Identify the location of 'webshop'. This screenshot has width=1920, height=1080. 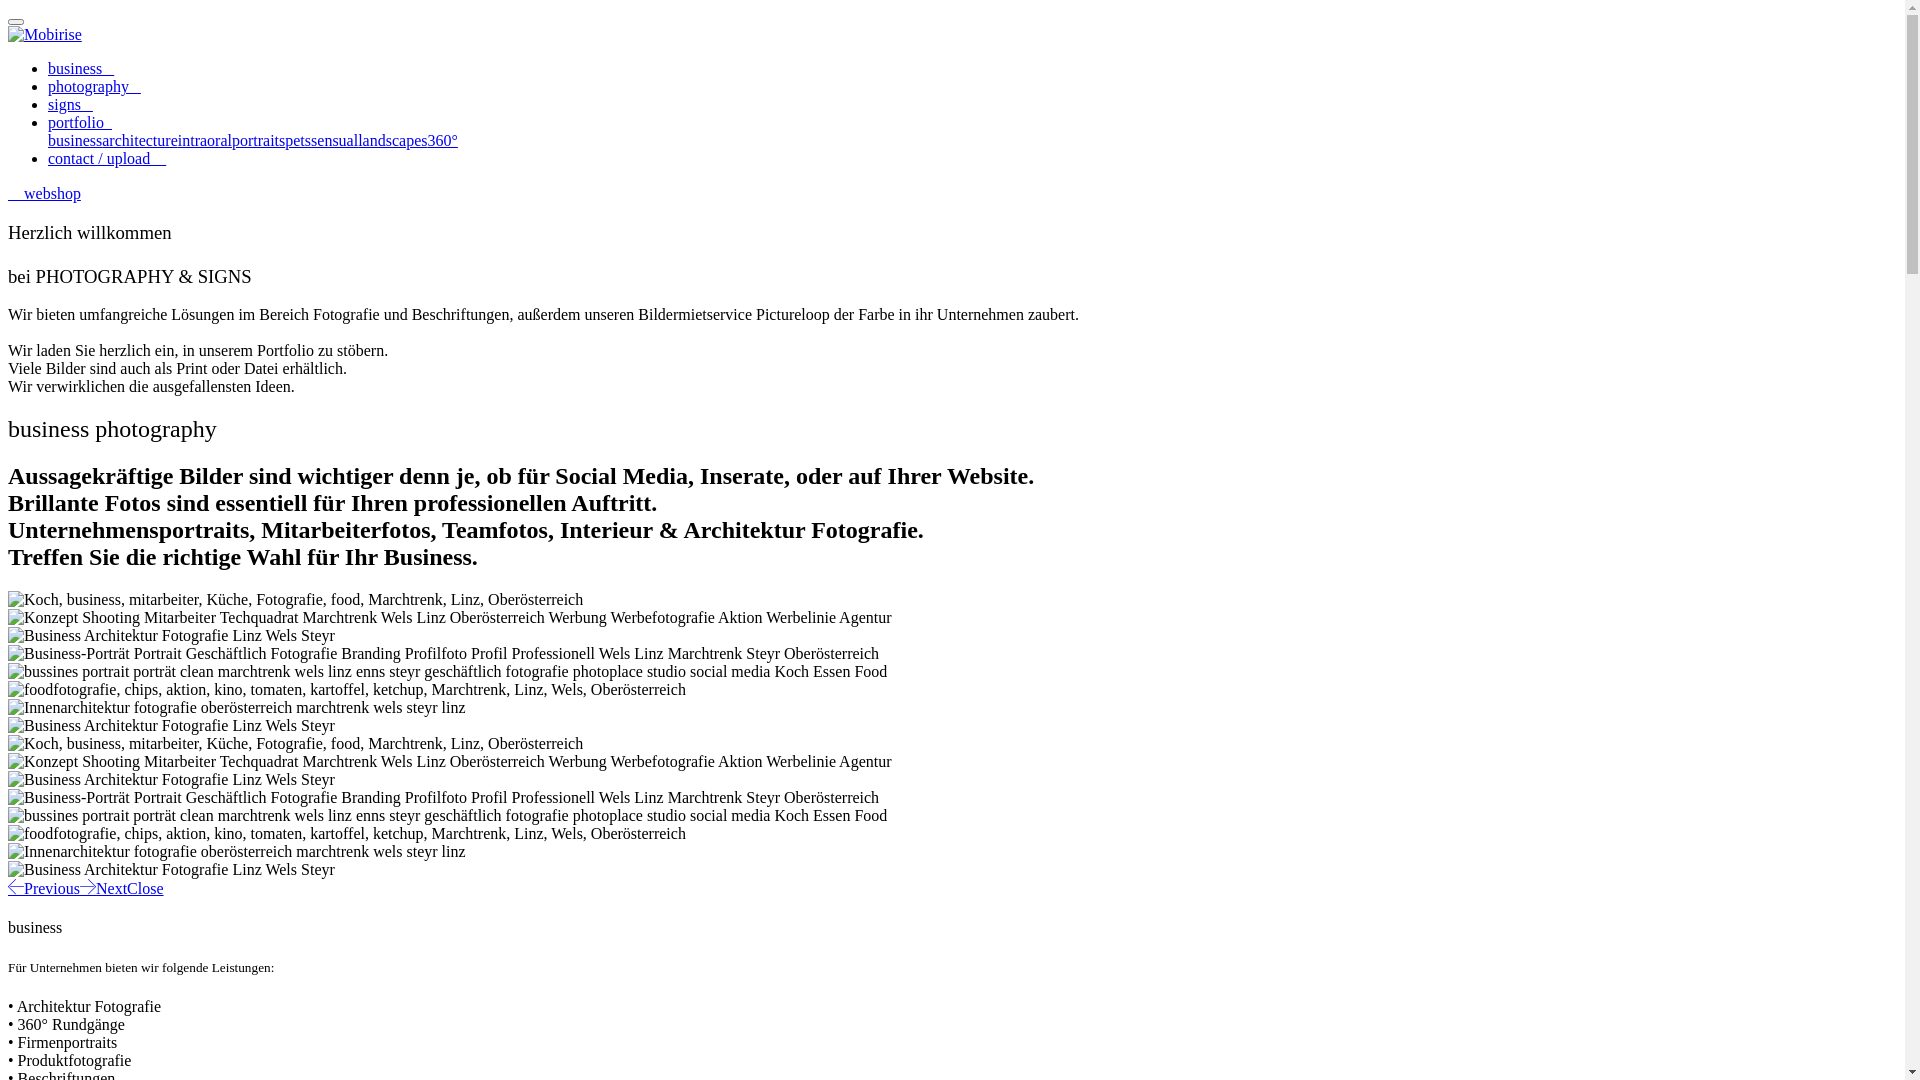
(44, 193).